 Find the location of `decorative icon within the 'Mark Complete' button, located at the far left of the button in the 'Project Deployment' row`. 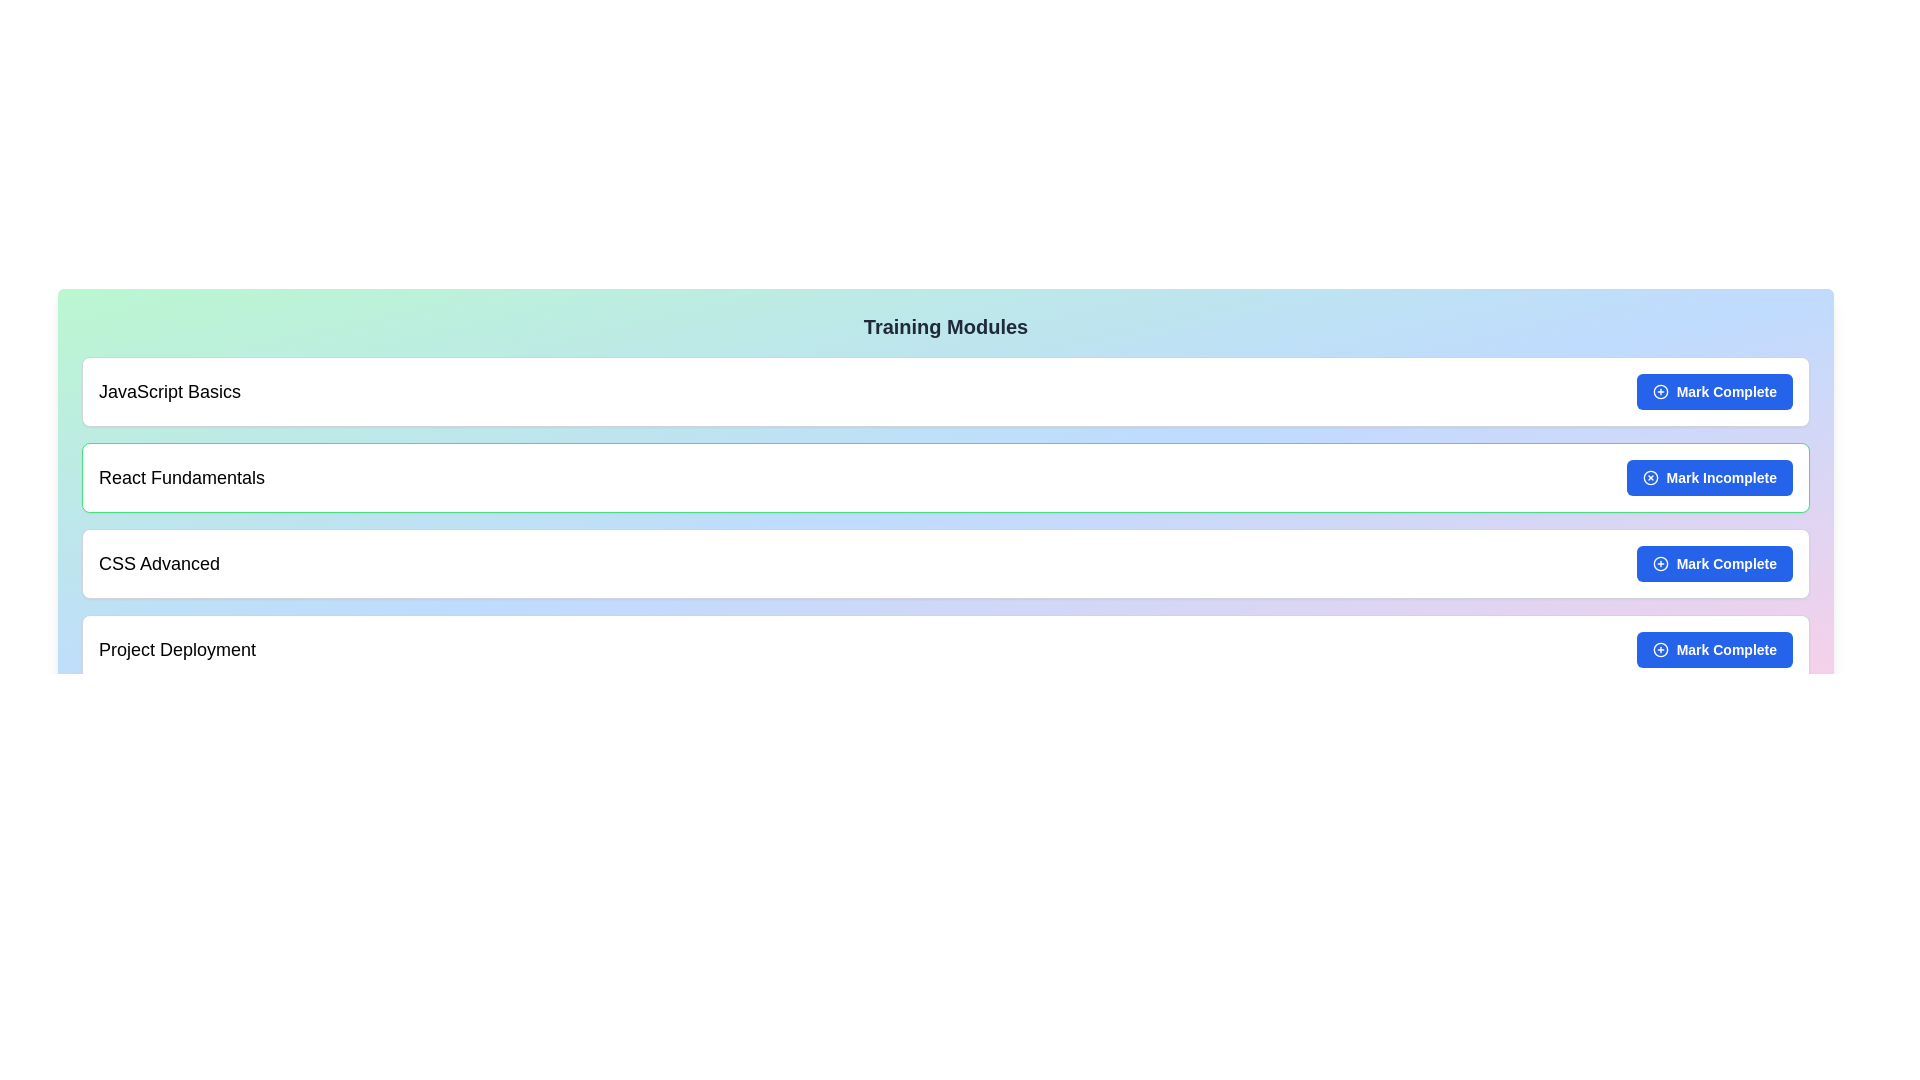

decorative icon within the 'Mark Complete' button, located at the far left of the button in the 'Project Deployment' row is located at coordinates (1660, 650).